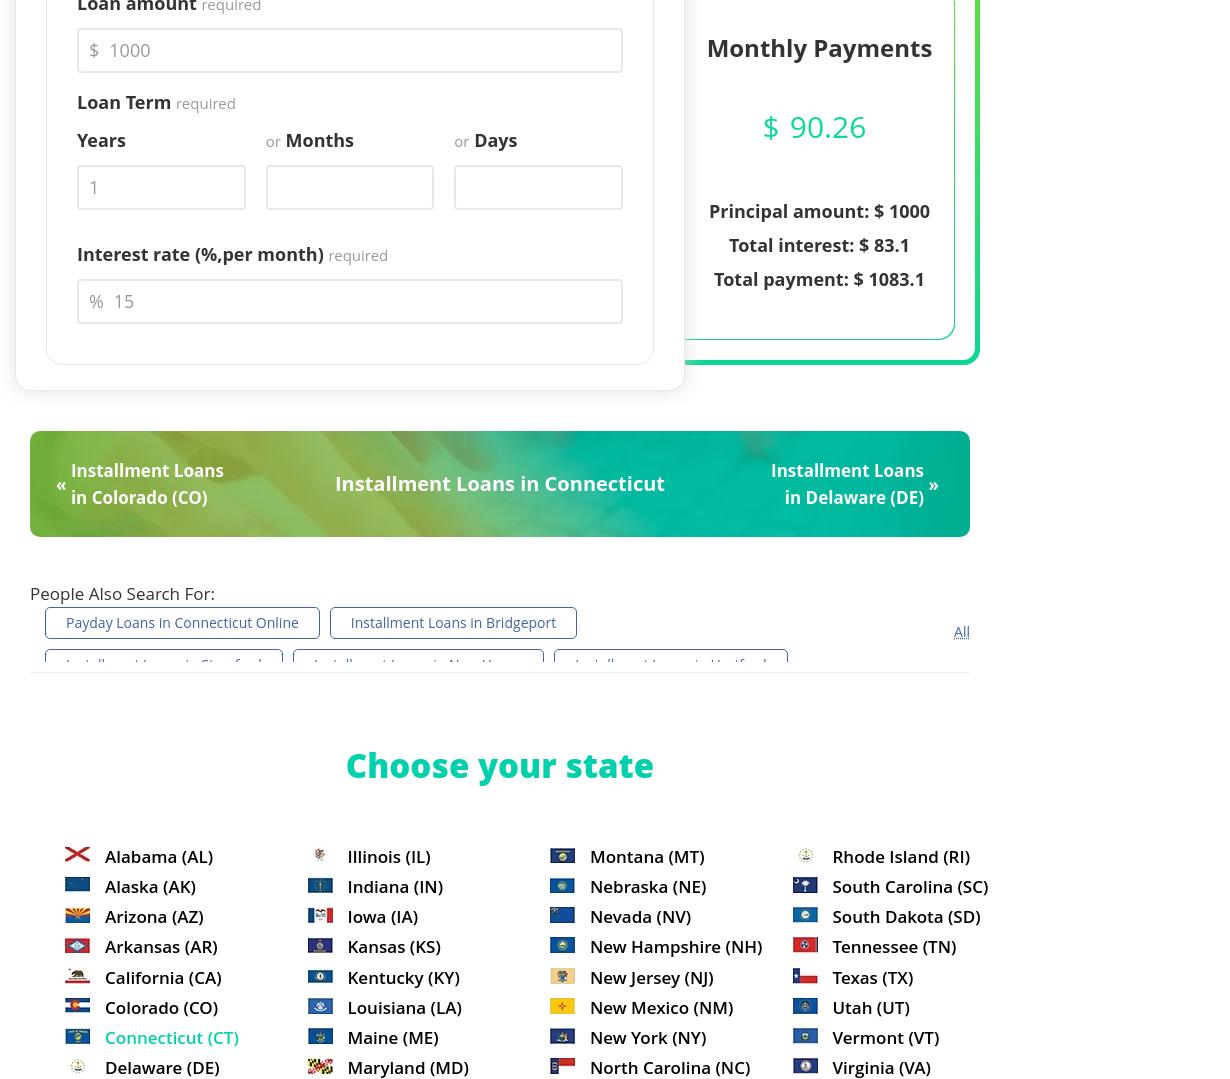  I want to click on 'All', so click(960, 629).